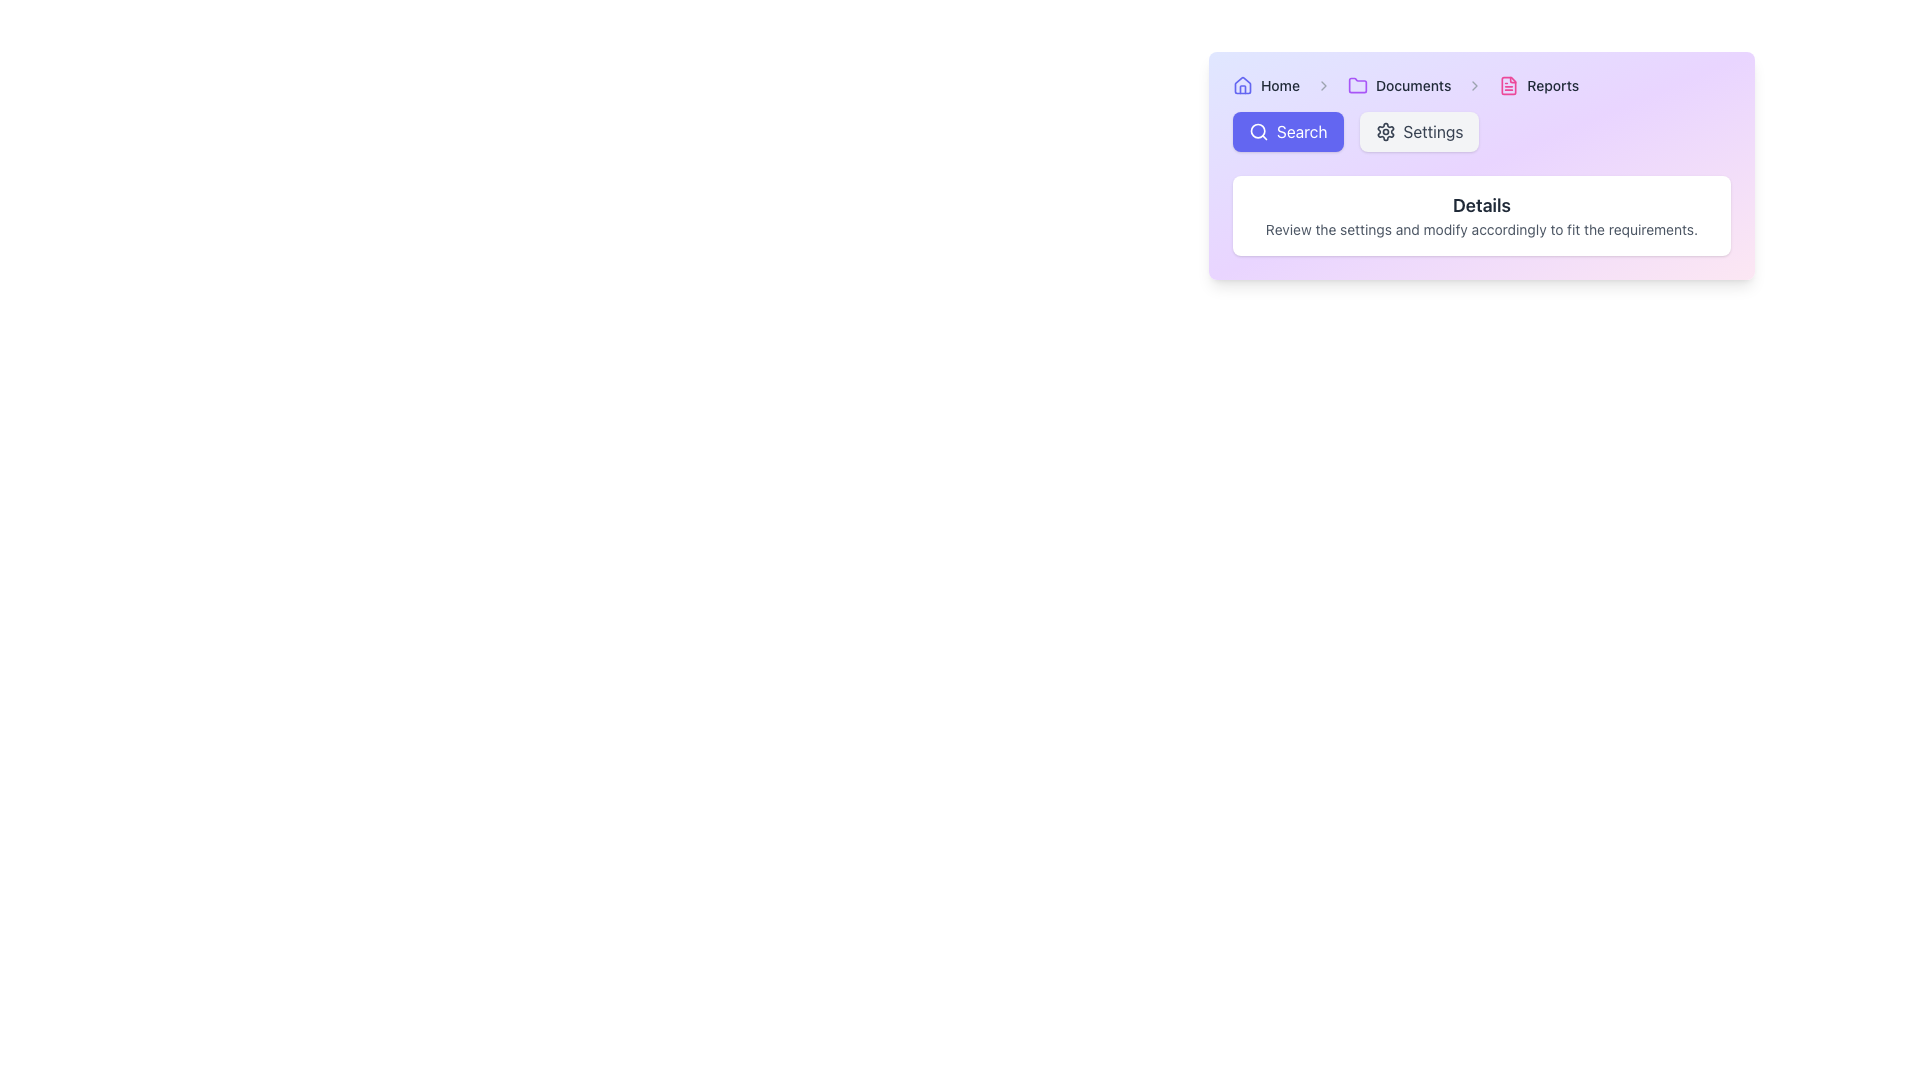  What do you see at coordinates (1265, 84) in the screenshot?
I see `the 'Home' breadcrumb item in the navigation bar` at bounding box center [1265, 84].